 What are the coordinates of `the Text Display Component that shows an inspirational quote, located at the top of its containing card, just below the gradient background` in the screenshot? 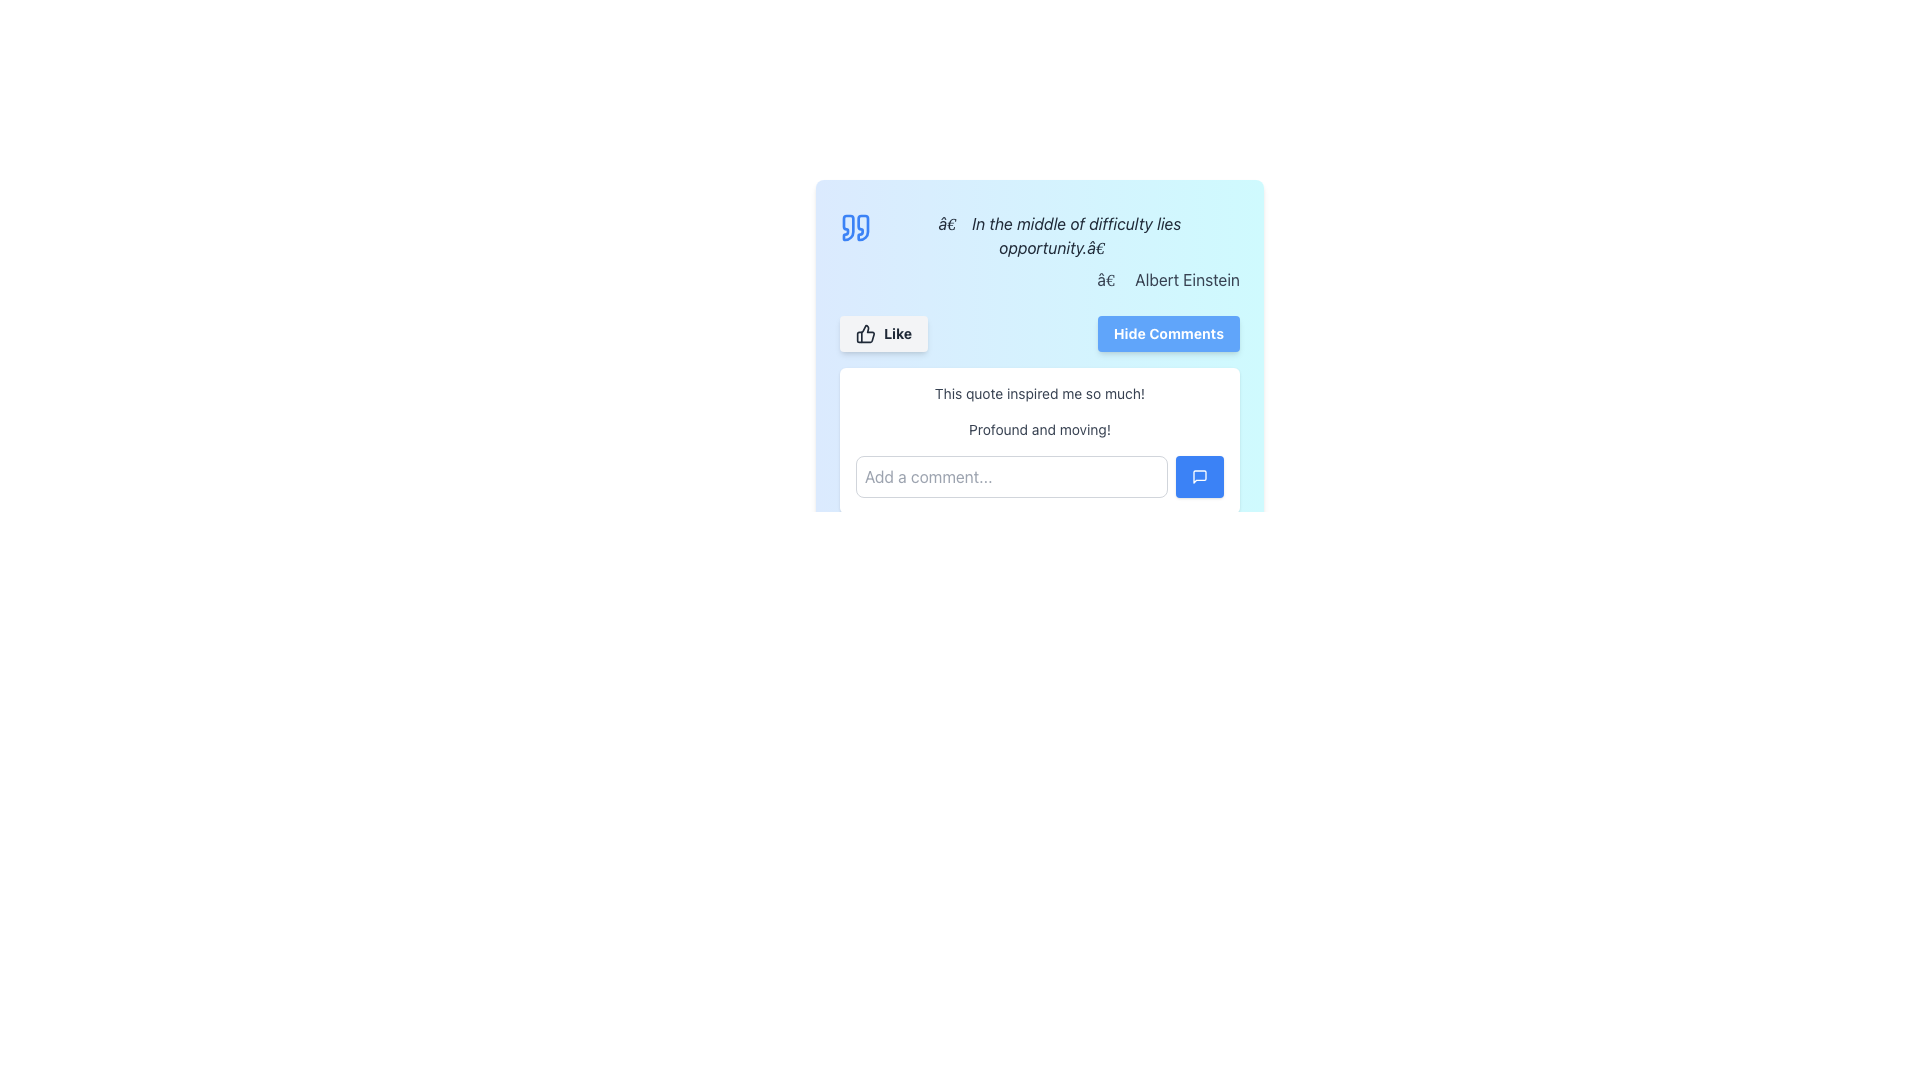 It's located at (1040, 250).